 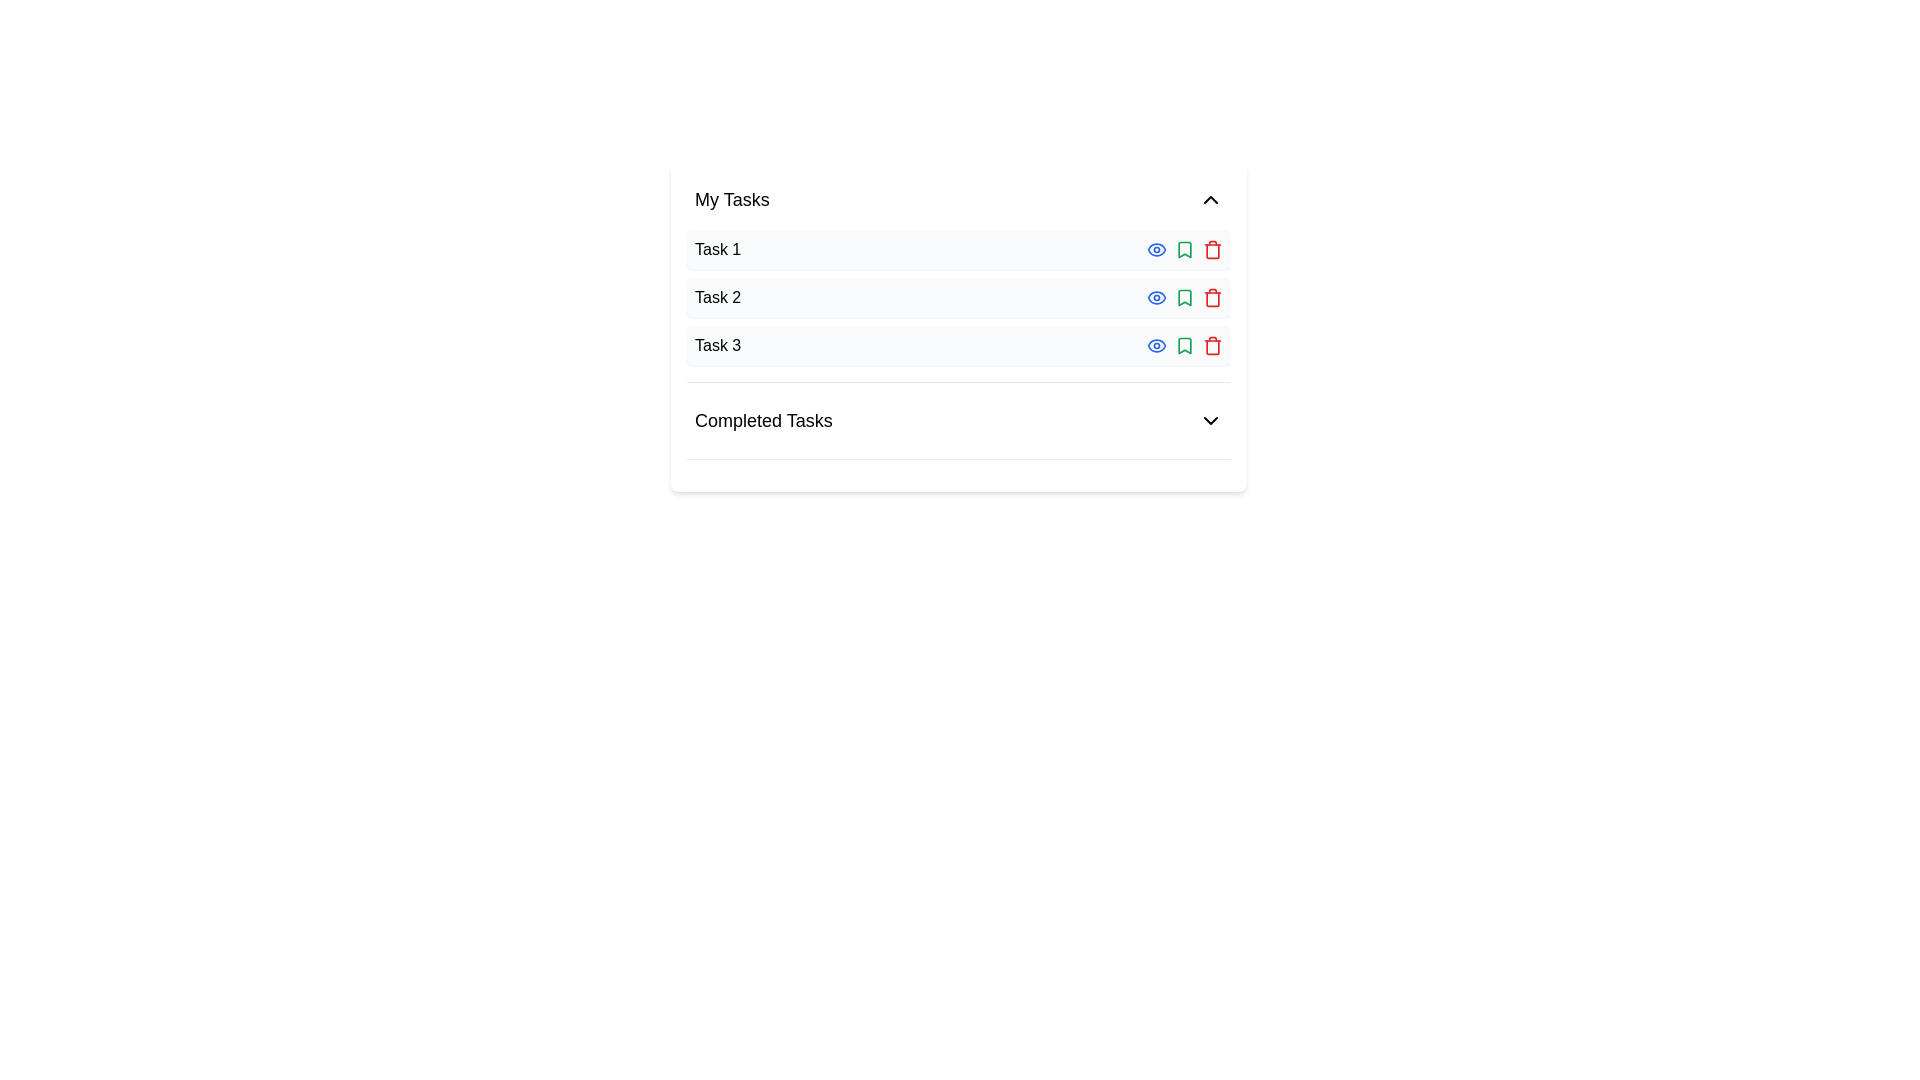 What do you see at coordinates (1209, 419) in the screenshot?
I see `the downward-facing chevron icon used as a dropdown toggle next to the 'Completed Tasks' label to trigger hover effects` at bounding box center [1209, 419].